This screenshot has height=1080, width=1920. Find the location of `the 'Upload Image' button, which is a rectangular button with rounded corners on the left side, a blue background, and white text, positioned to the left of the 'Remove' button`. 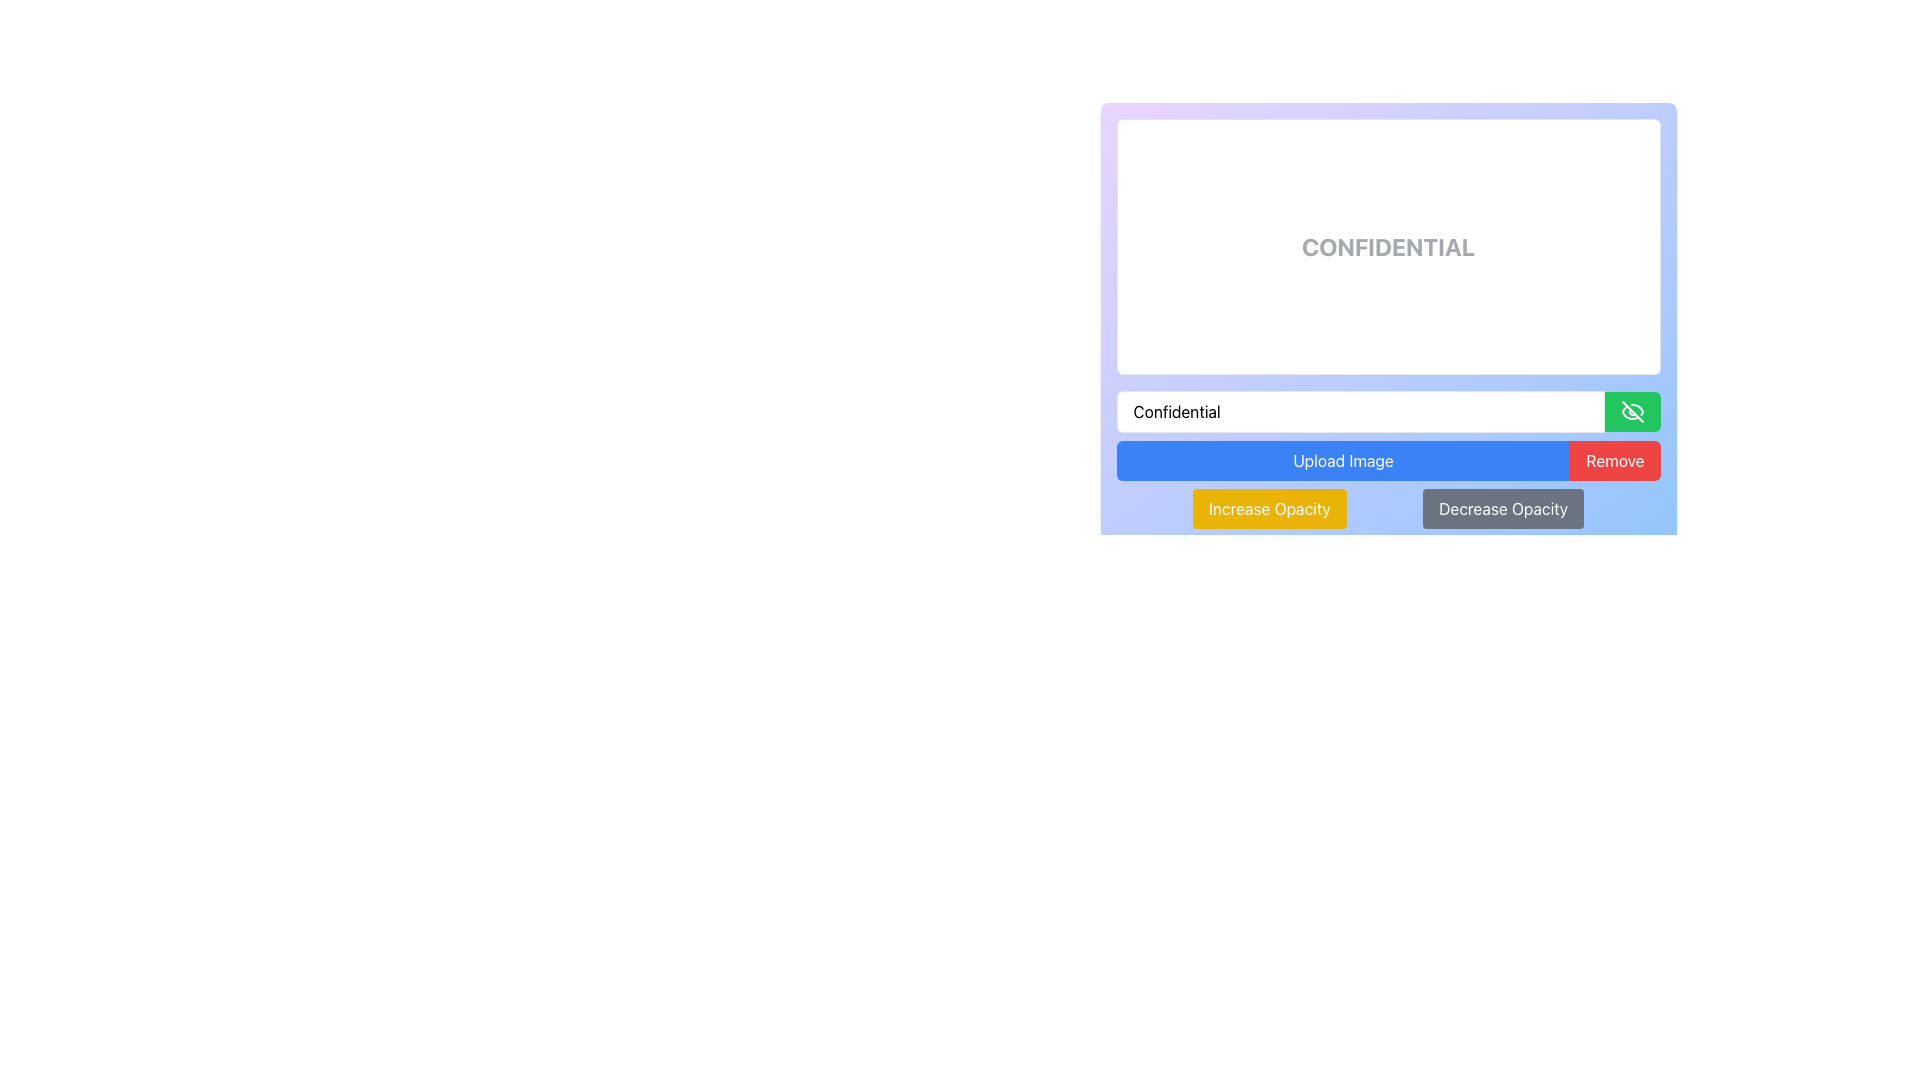

the 'Upload Image' button, which is a rectangular button with rounded corners on the left side, a blue background, and white text, positioned to the left of the 'Remove' button is located at coordinates (1343, 461).